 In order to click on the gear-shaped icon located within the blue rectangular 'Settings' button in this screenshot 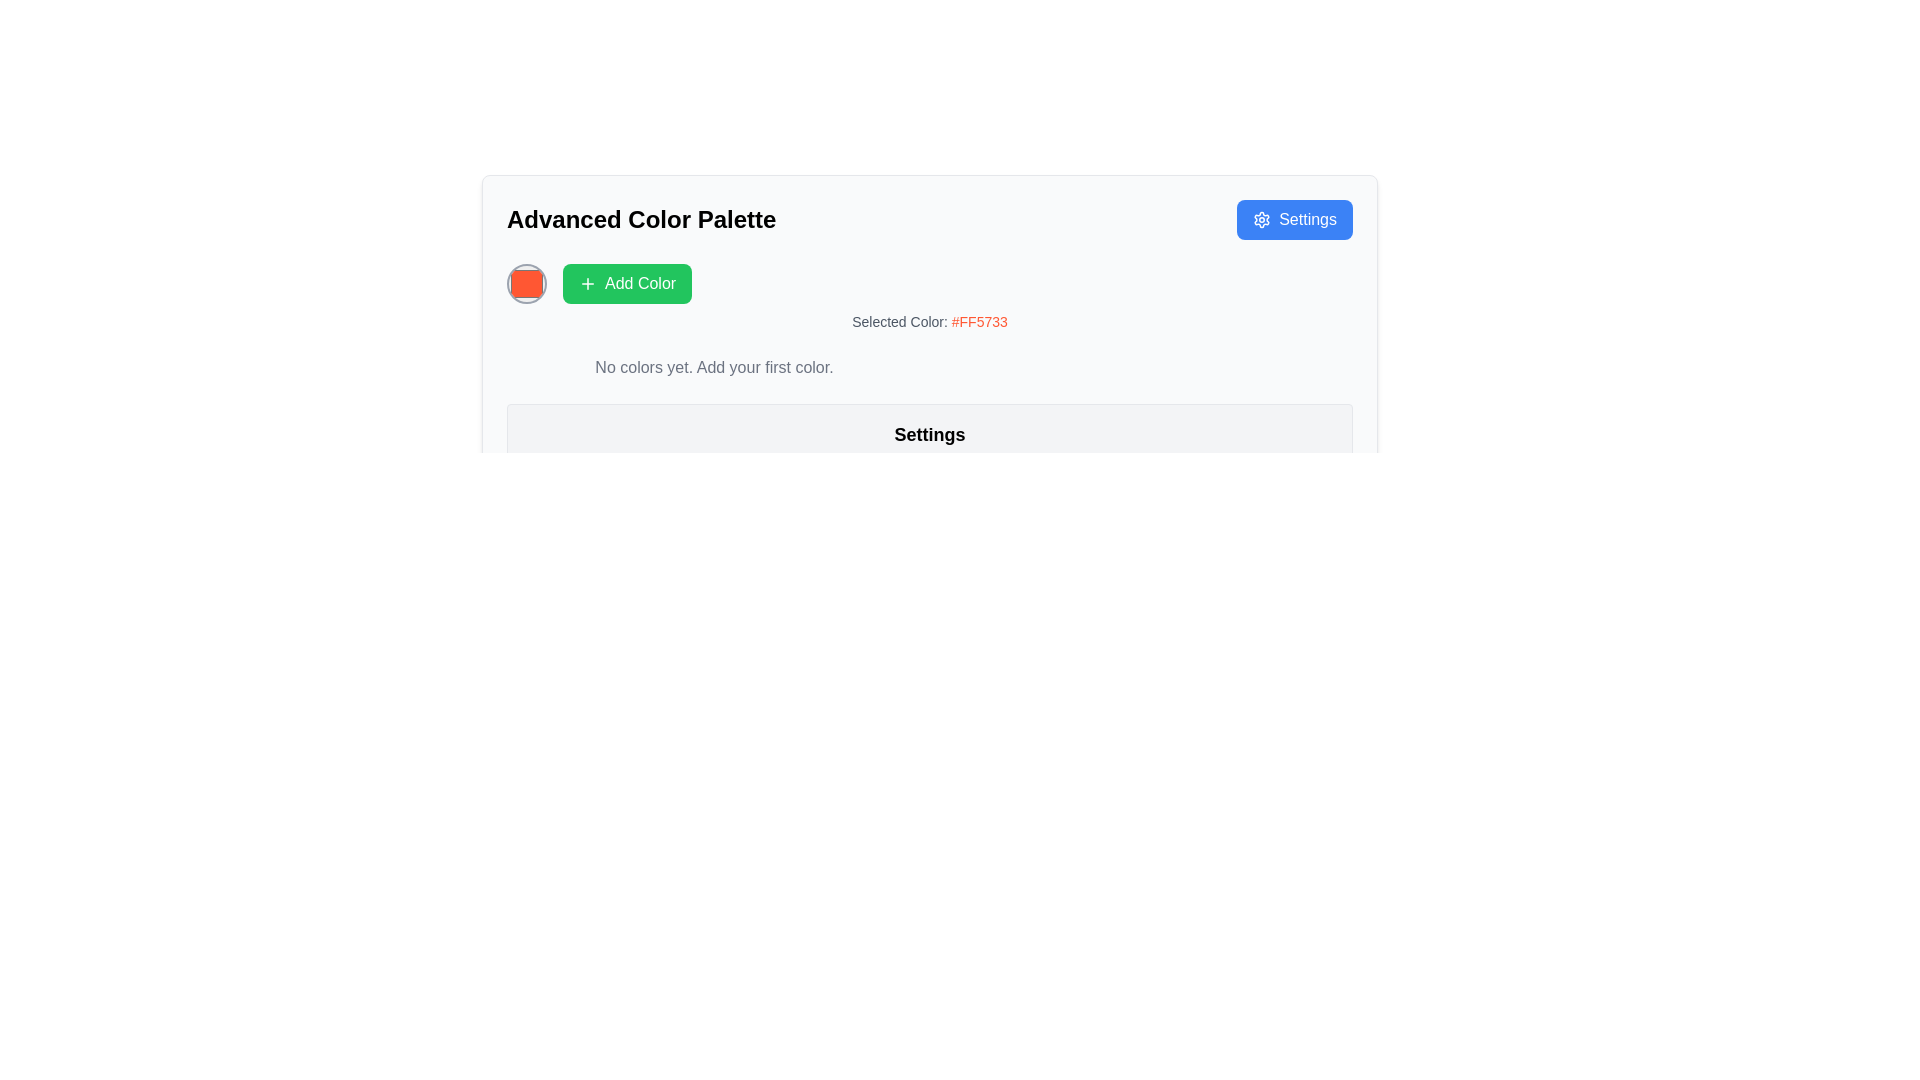, I will do `click(1261, 219)`.